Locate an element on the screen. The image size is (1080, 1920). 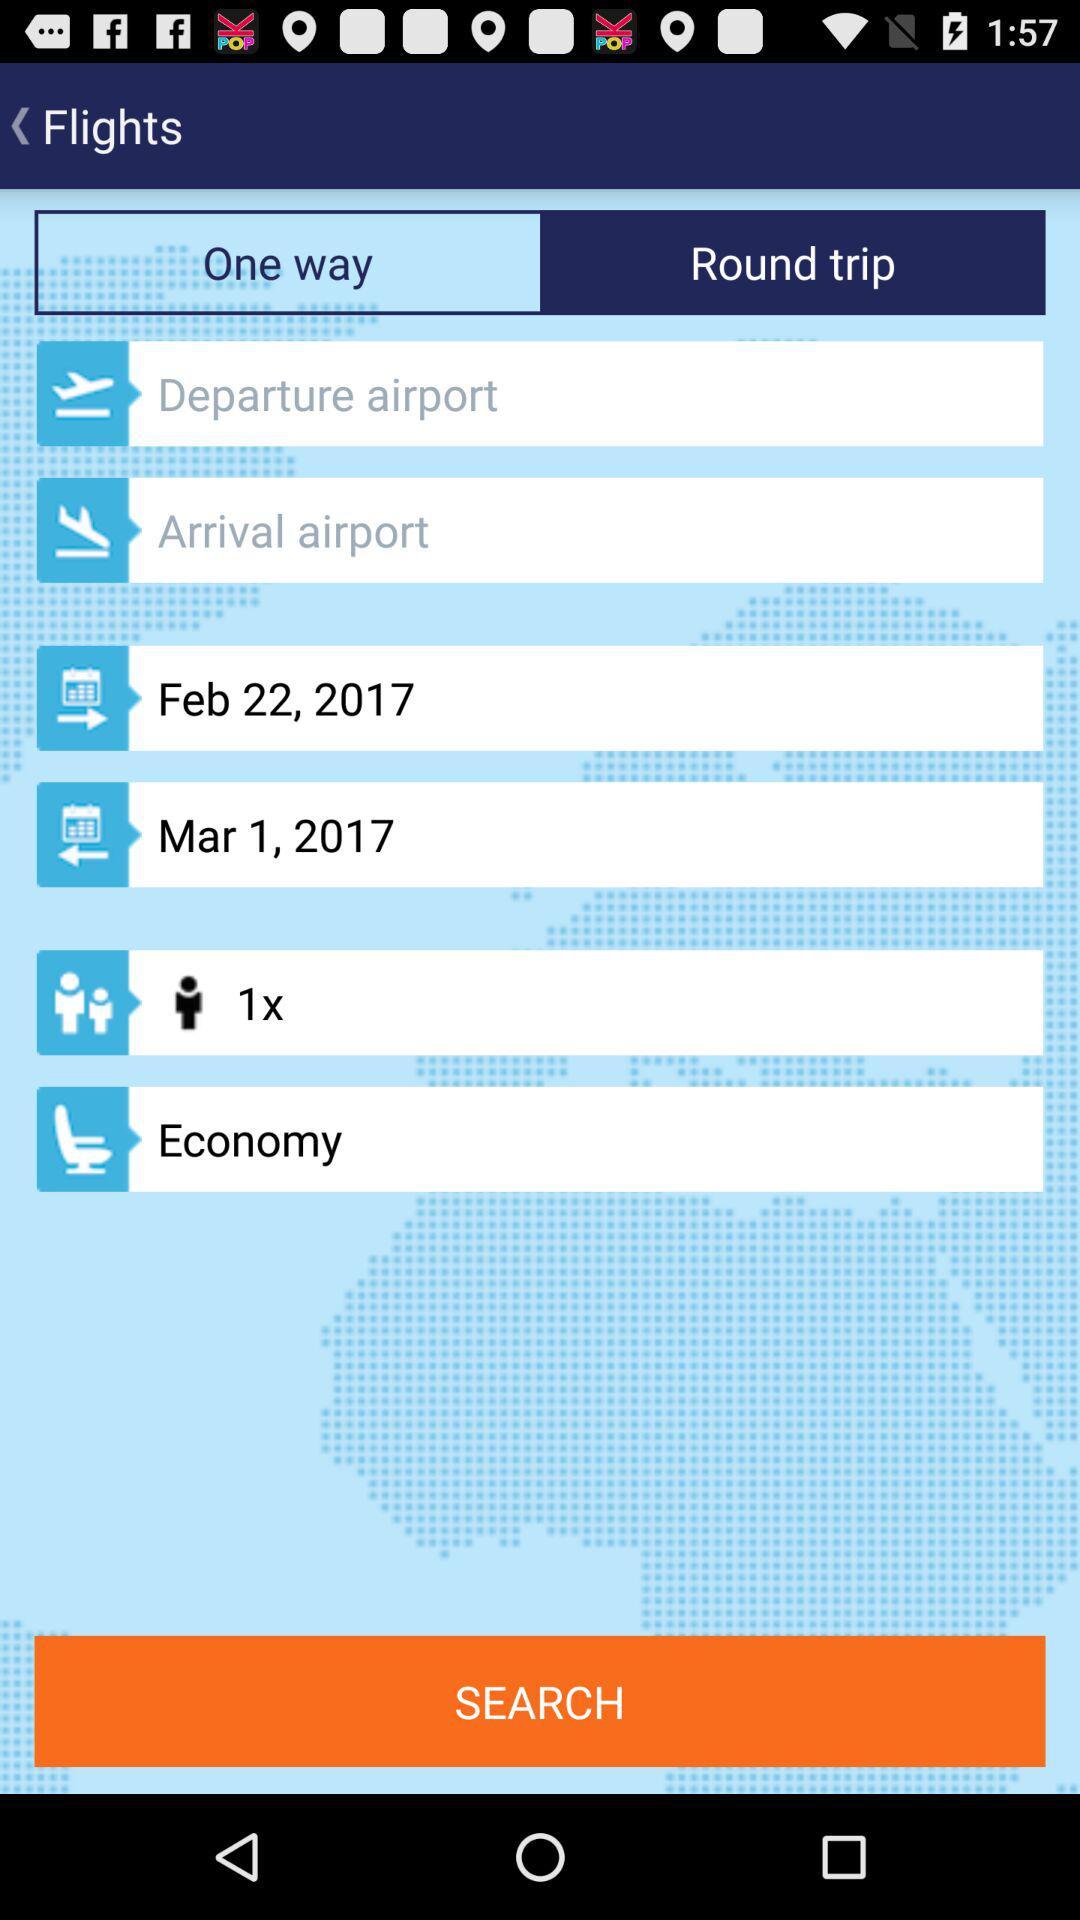
the blue icon which is left side of the 1x is located at coordinates (88, 1002).